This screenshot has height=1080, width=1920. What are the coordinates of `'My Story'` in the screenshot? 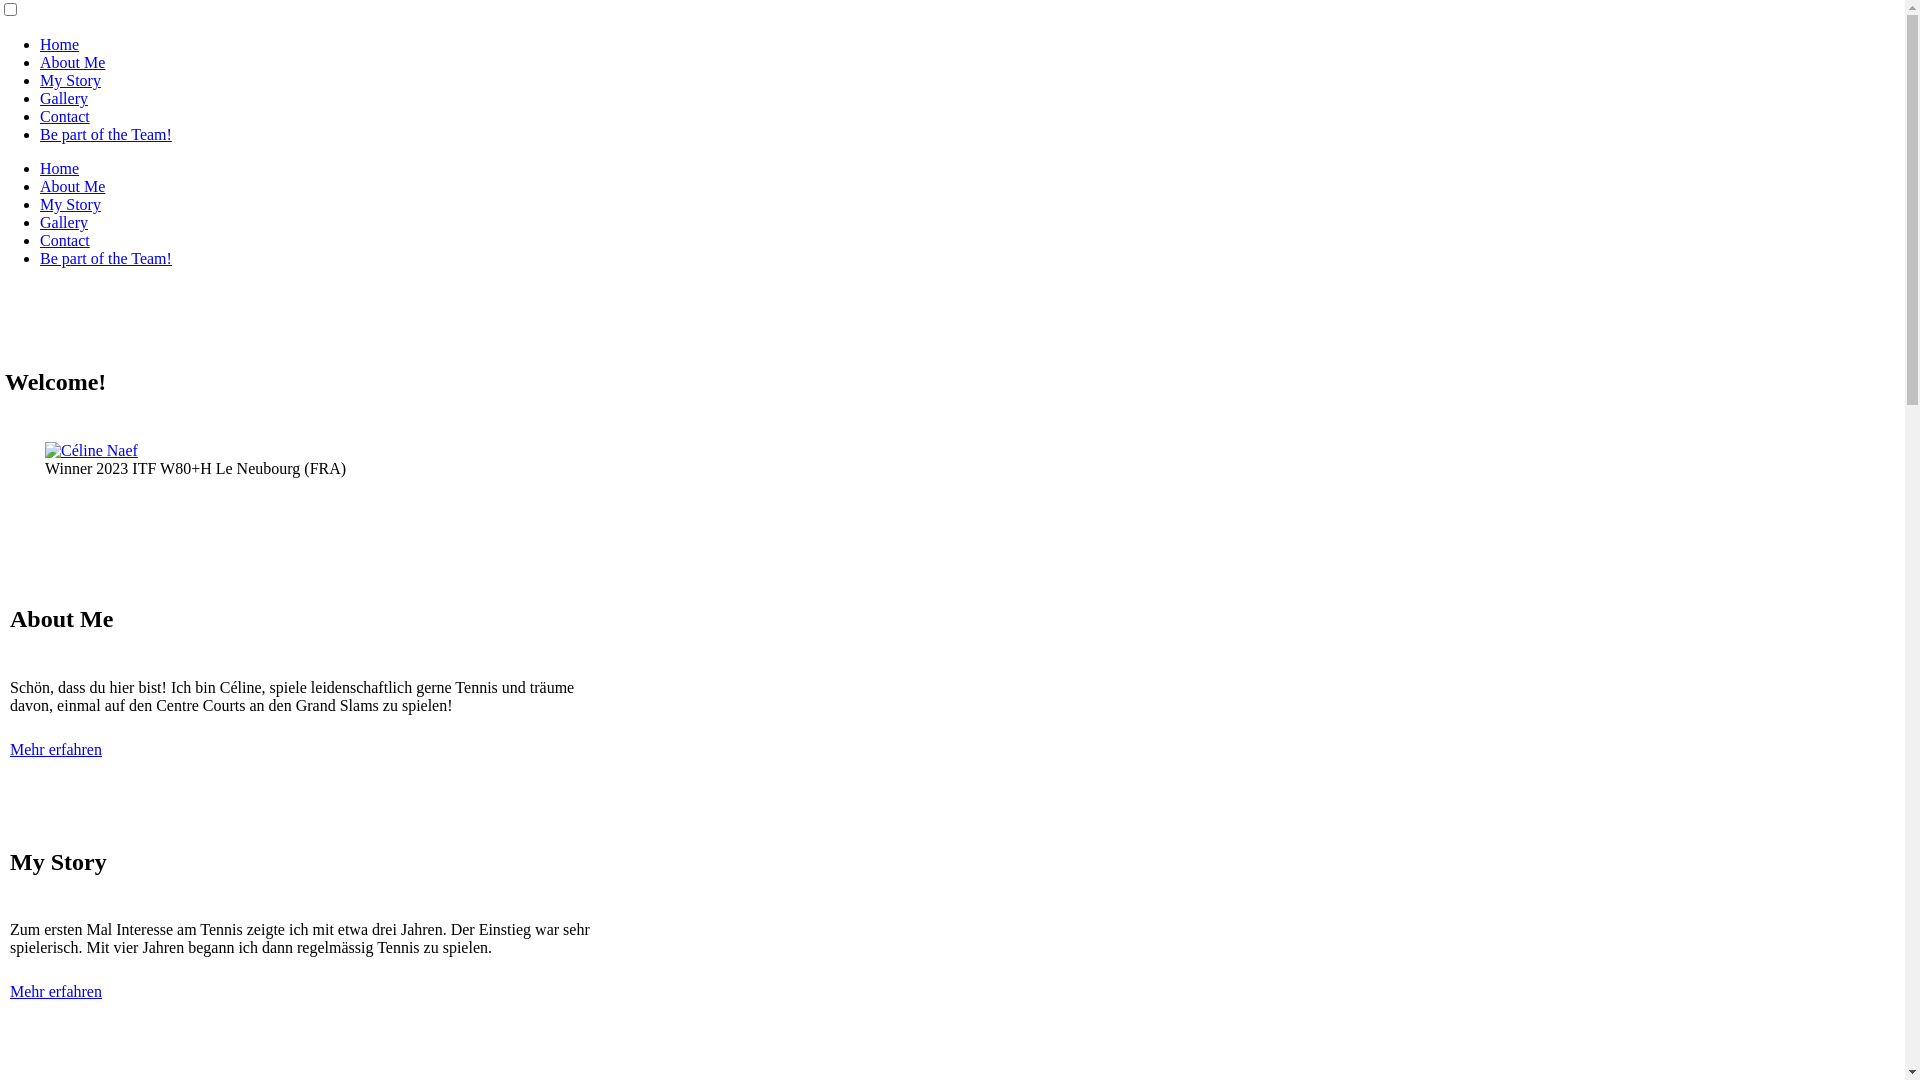 It's located at (39, 79).